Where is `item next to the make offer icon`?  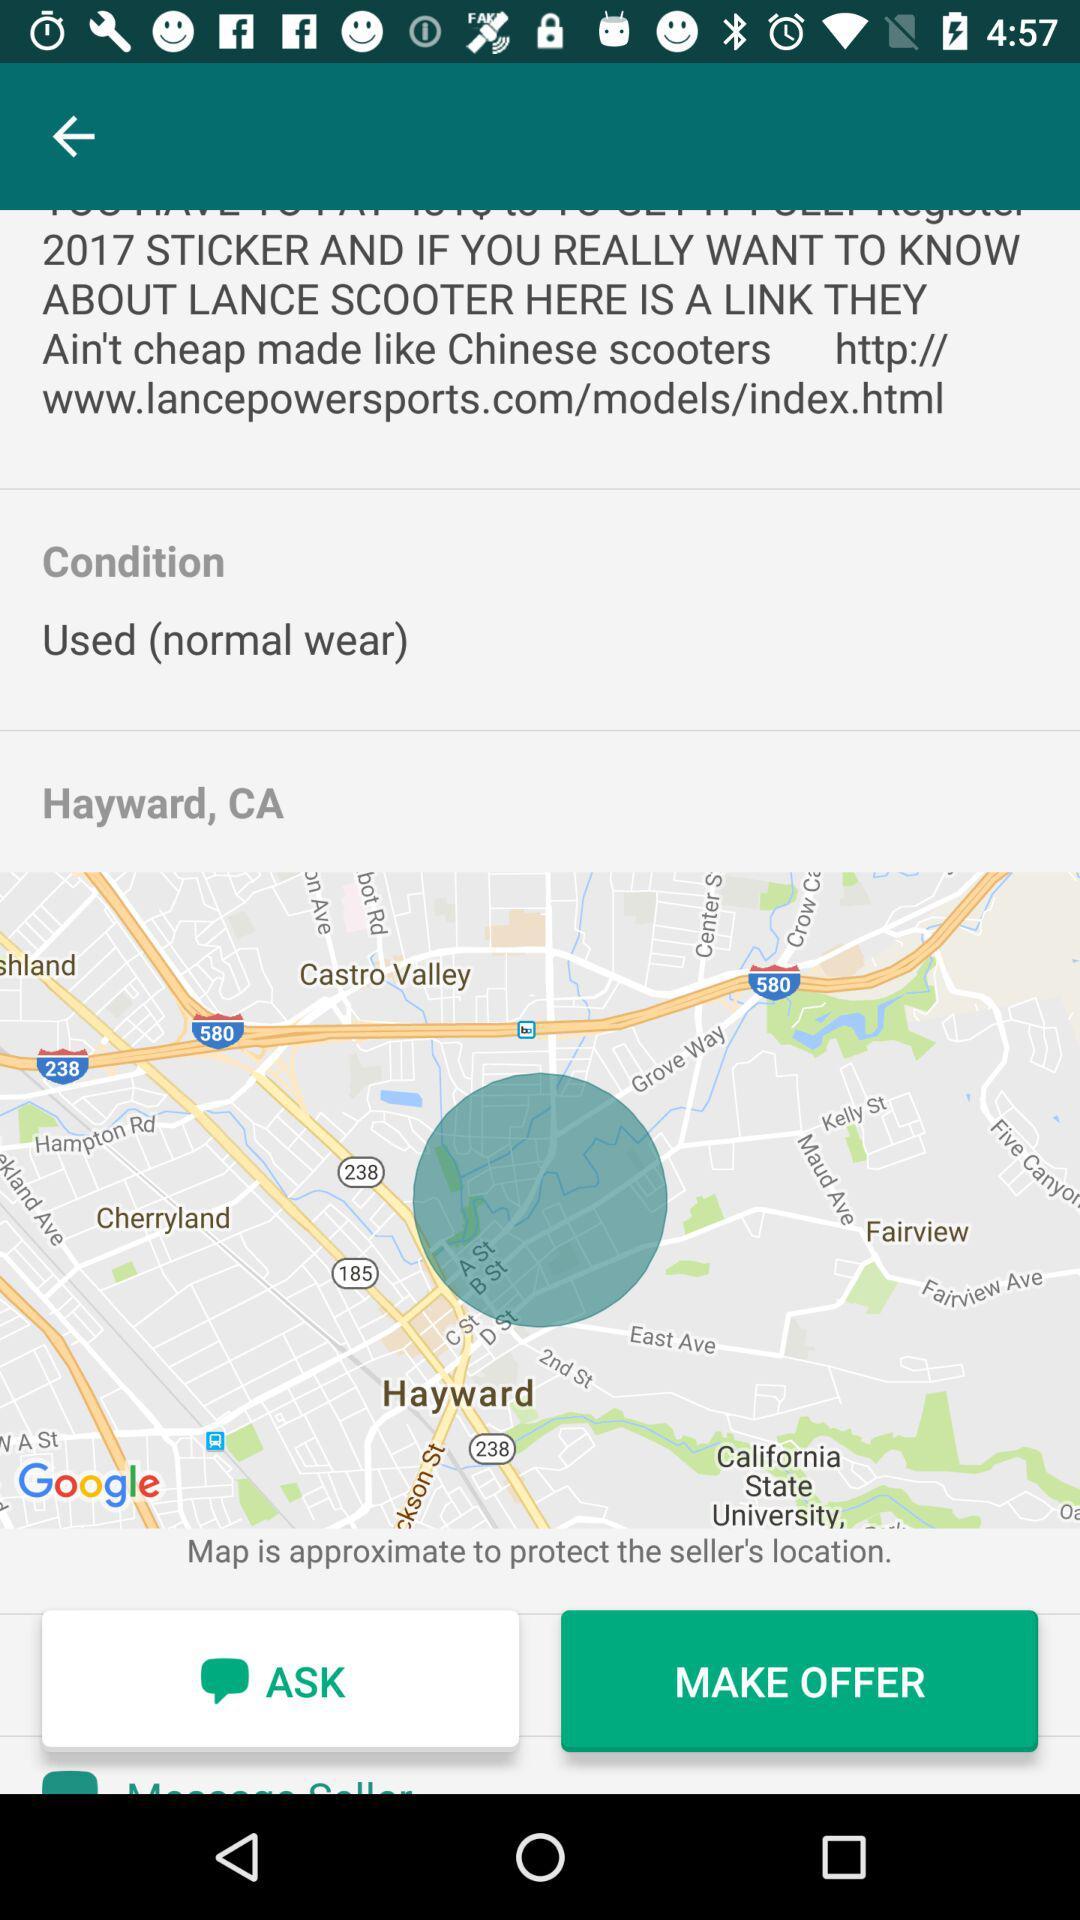 item next to the make offer icon is located at coordinates (280, 1680).